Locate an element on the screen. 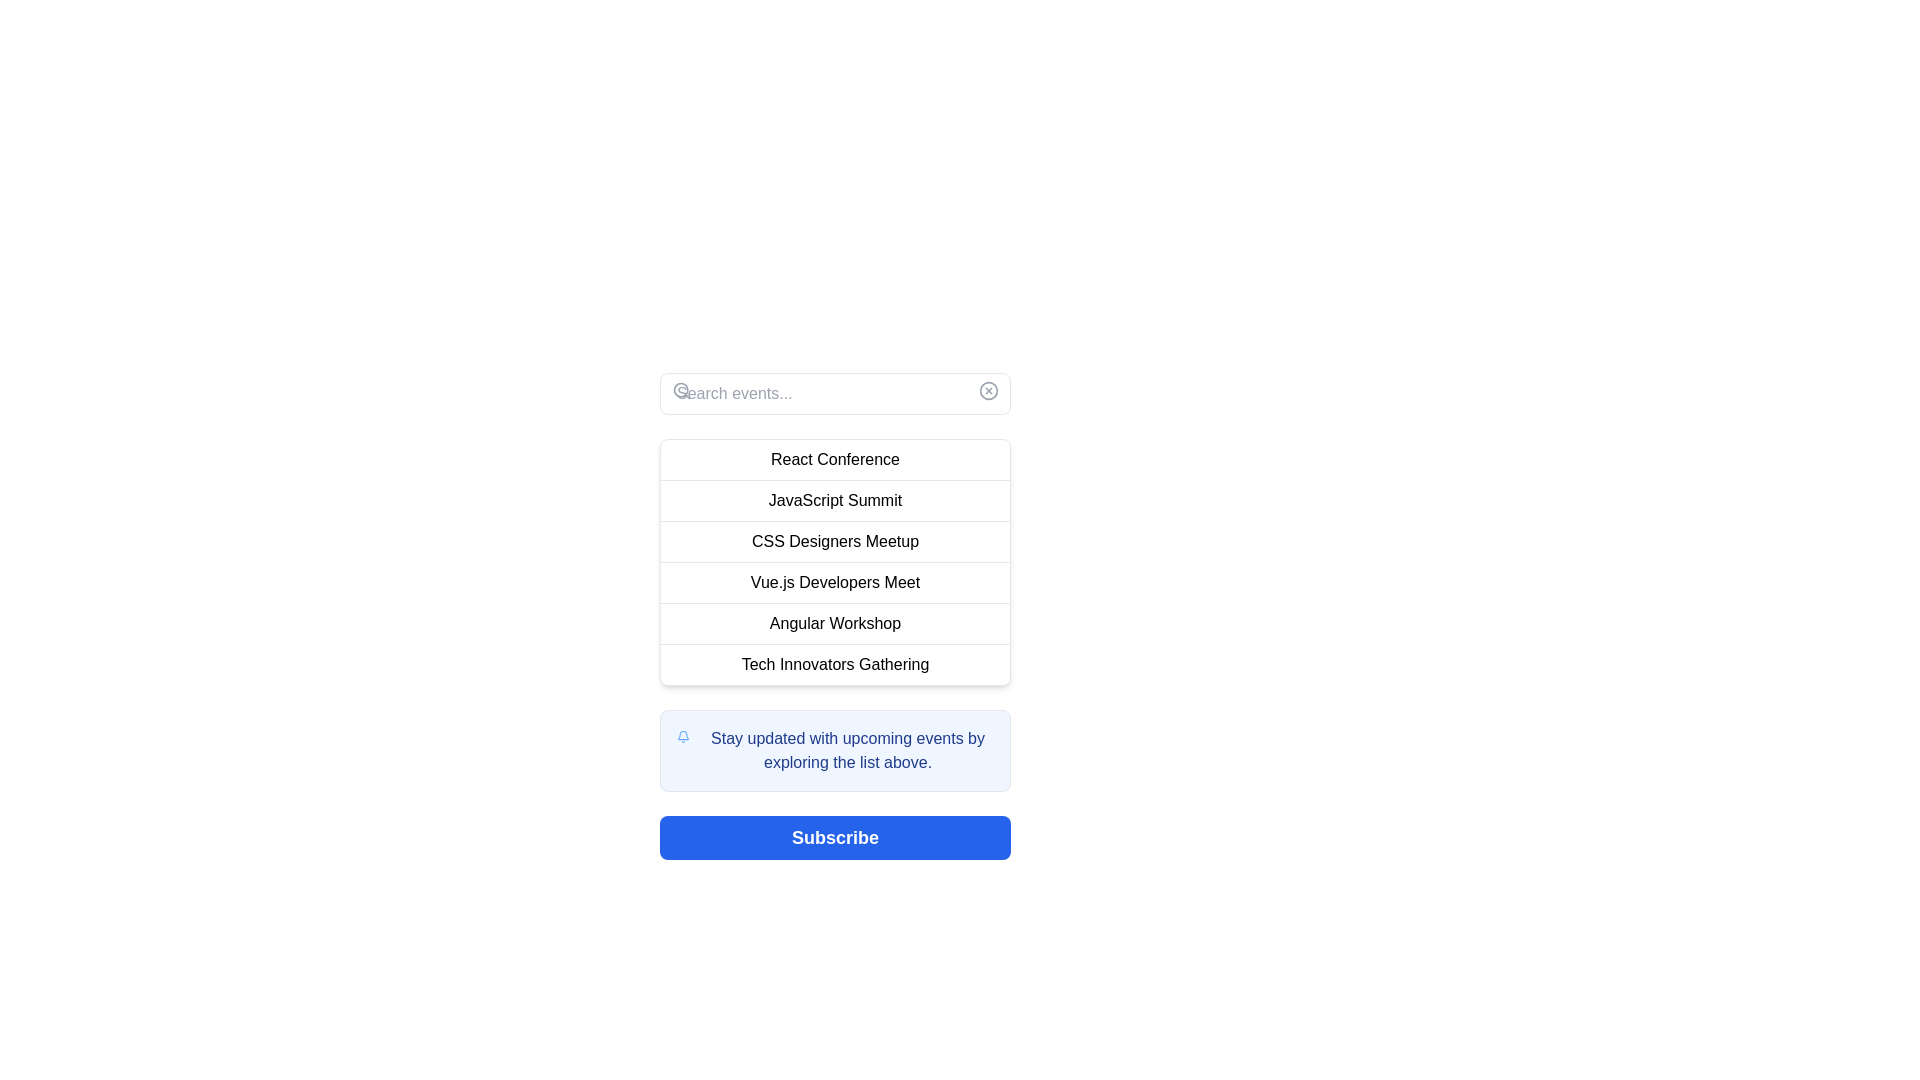 The width and height of the screenshot is (1920, 1080). the search icon located inside the search input field at the top of the interface, which serves as a visual cue for search functionality is located at coordinates (681, 390).